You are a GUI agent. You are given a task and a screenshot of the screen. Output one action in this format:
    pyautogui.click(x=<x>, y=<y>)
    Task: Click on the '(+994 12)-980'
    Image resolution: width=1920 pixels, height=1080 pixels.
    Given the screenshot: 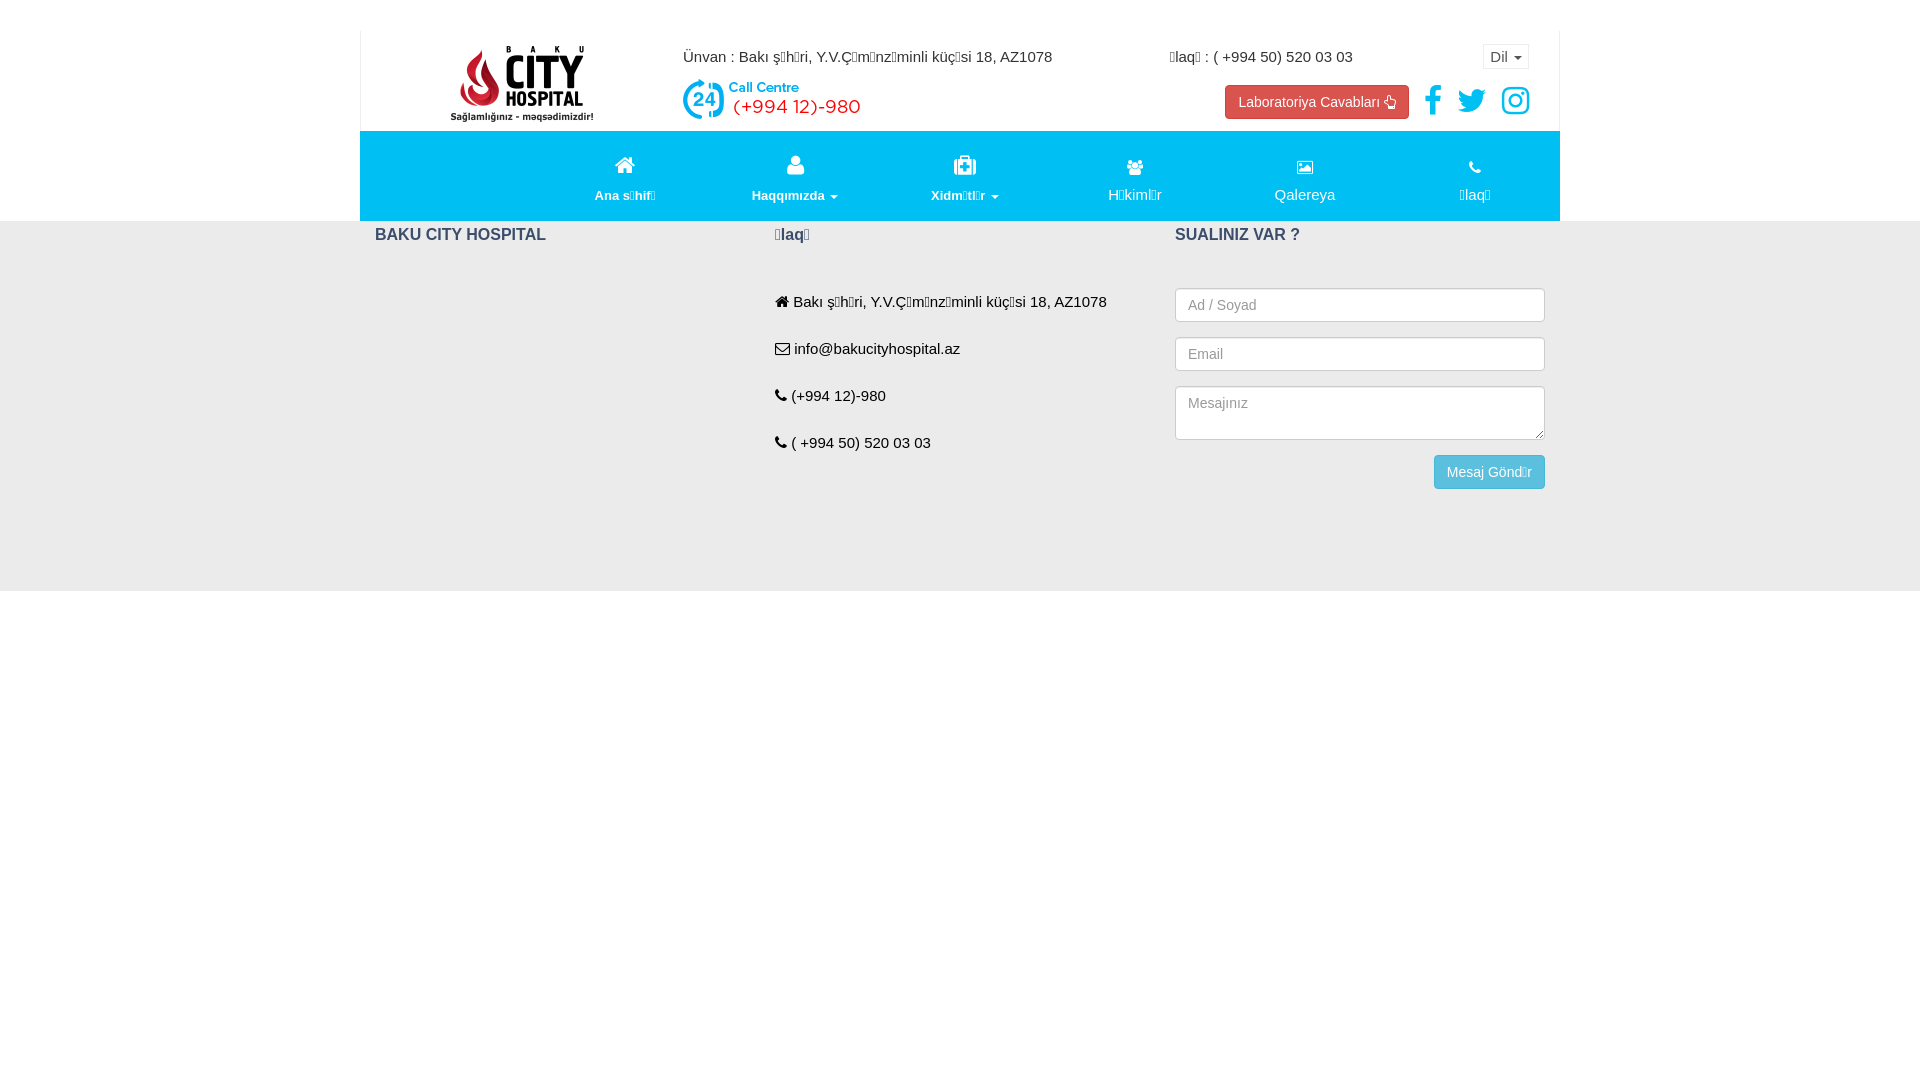 What is the action you would take?
    pyautogui.click(x=830, y=395)
    